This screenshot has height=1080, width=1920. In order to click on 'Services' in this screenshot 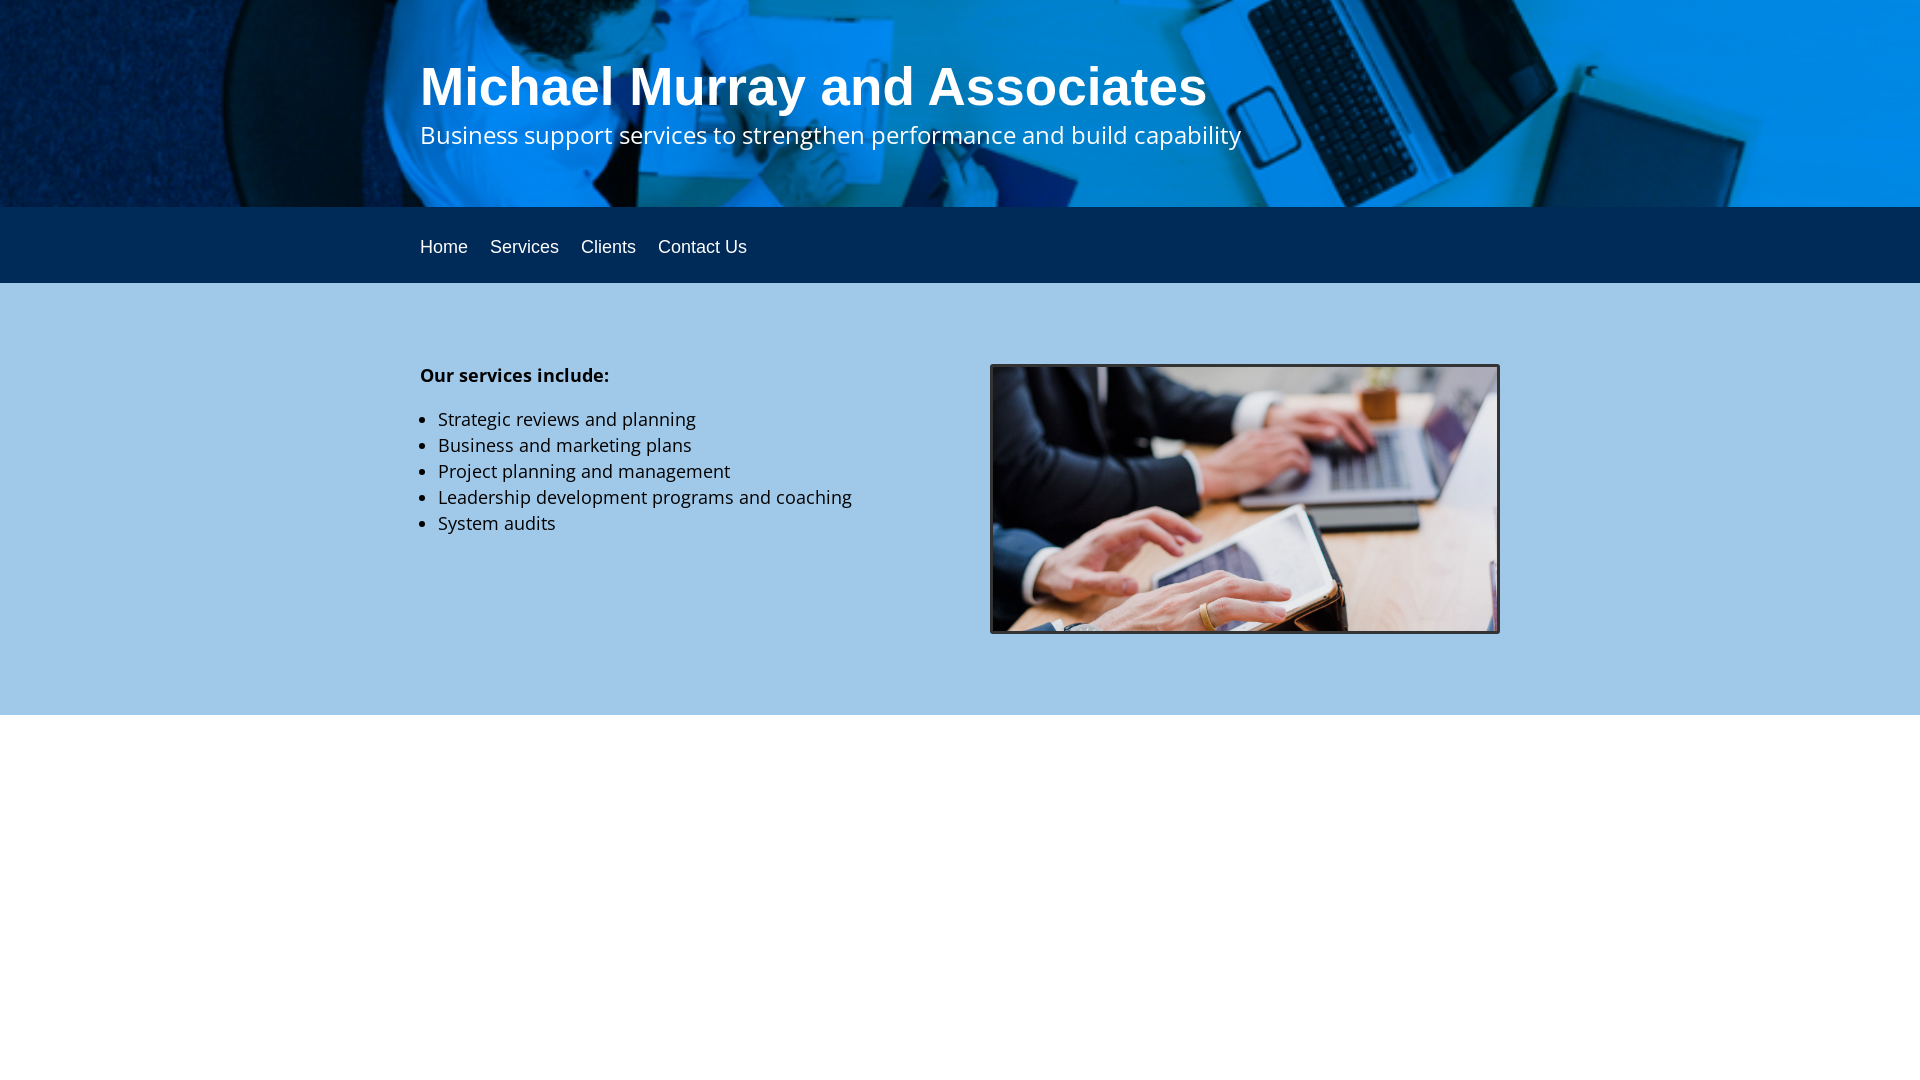, I will do `click(489, 260)`.